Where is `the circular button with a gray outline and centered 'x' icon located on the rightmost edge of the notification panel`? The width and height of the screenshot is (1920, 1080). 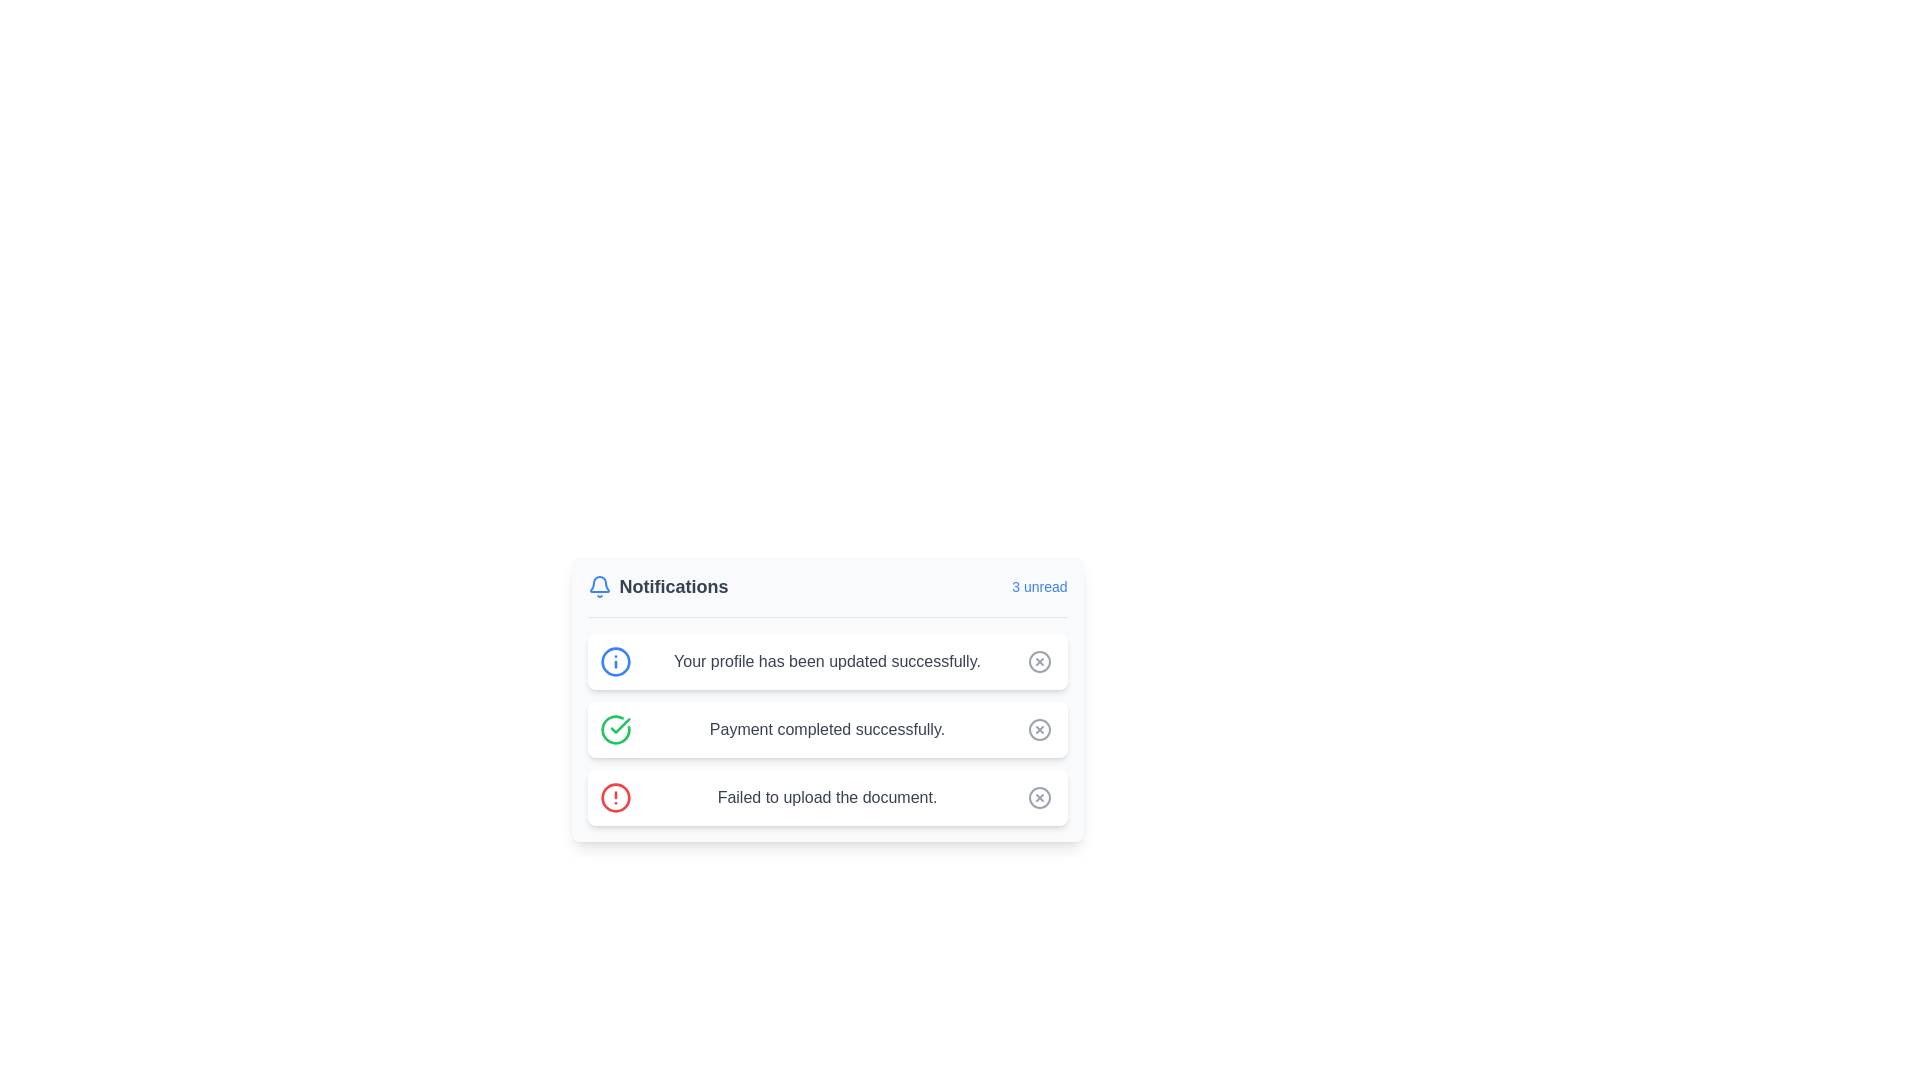 the circular button with a gray outline and centered 'x' icon located on the rightmost edge of the notification panel is located at coordinates (1039, 662).